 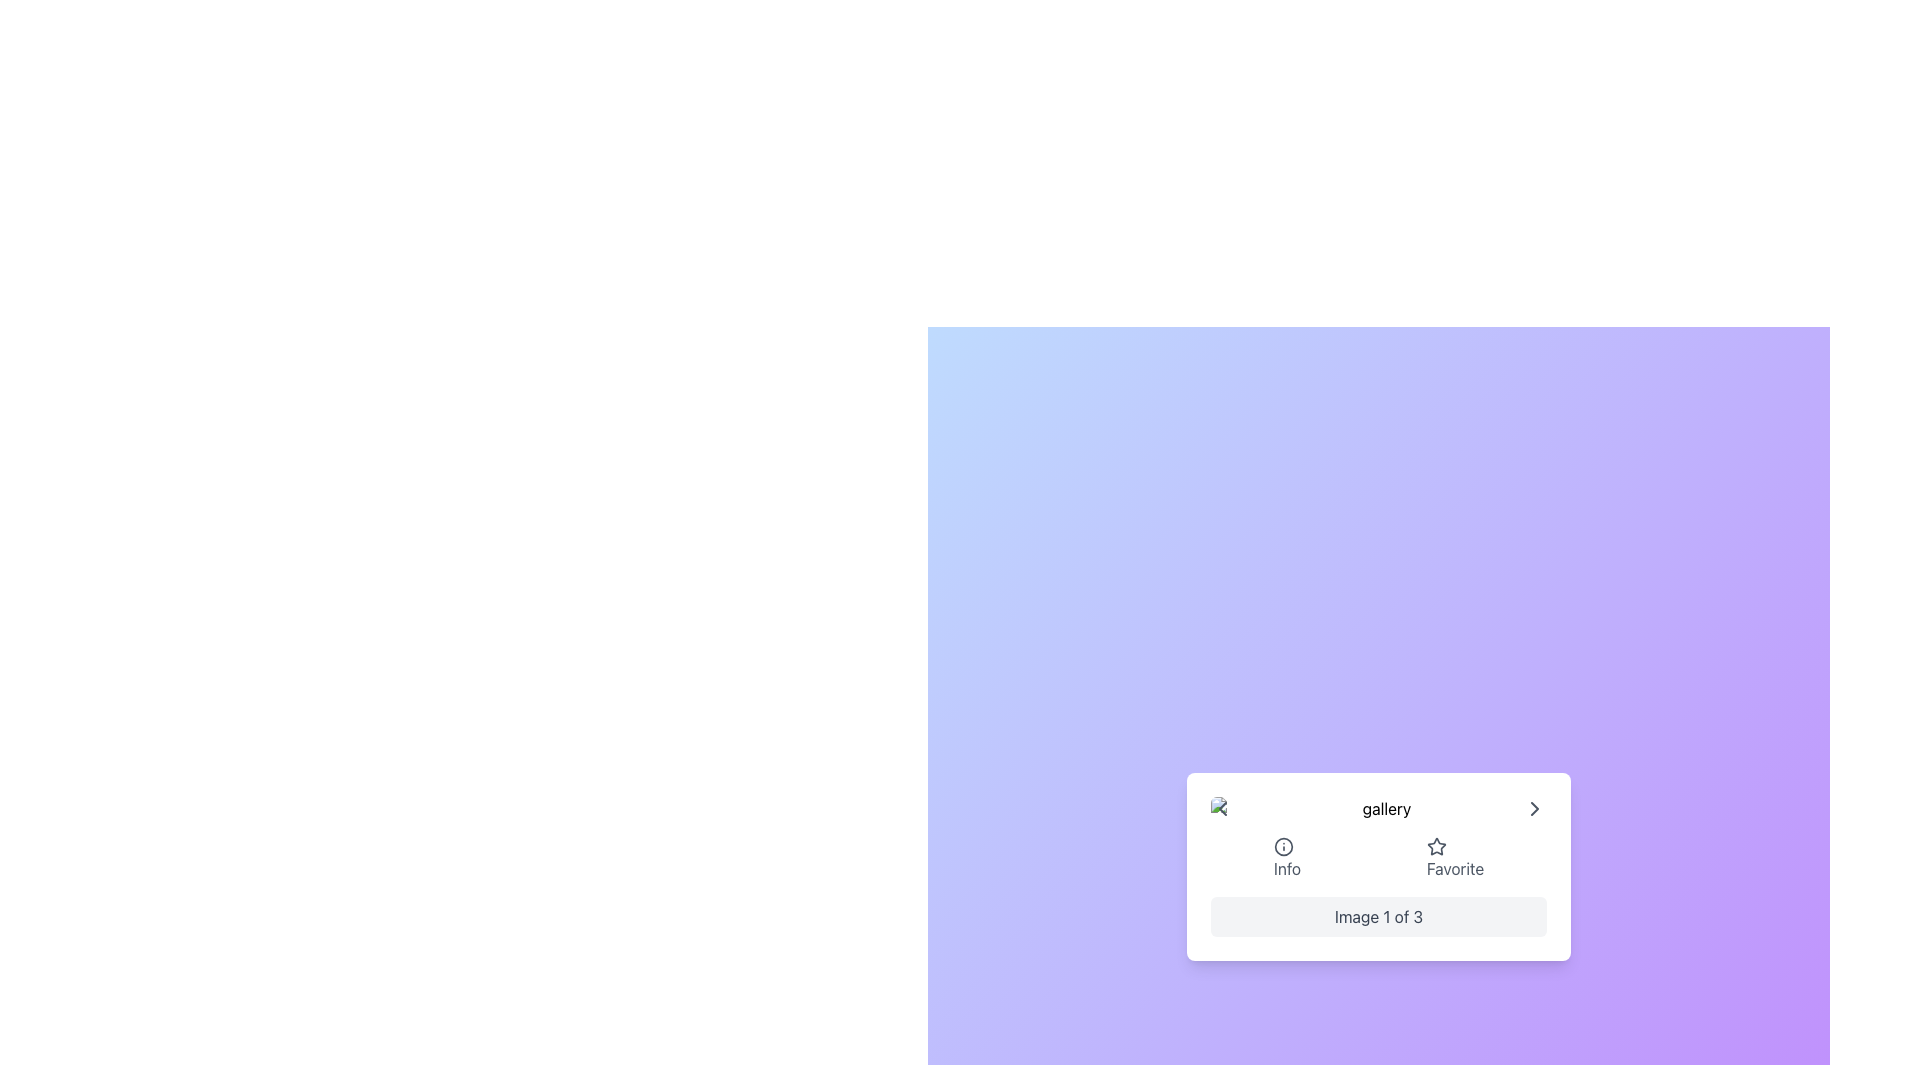 I want to click on the next button located at the bottom-right corner of the card, so click(x=1534, y=808).